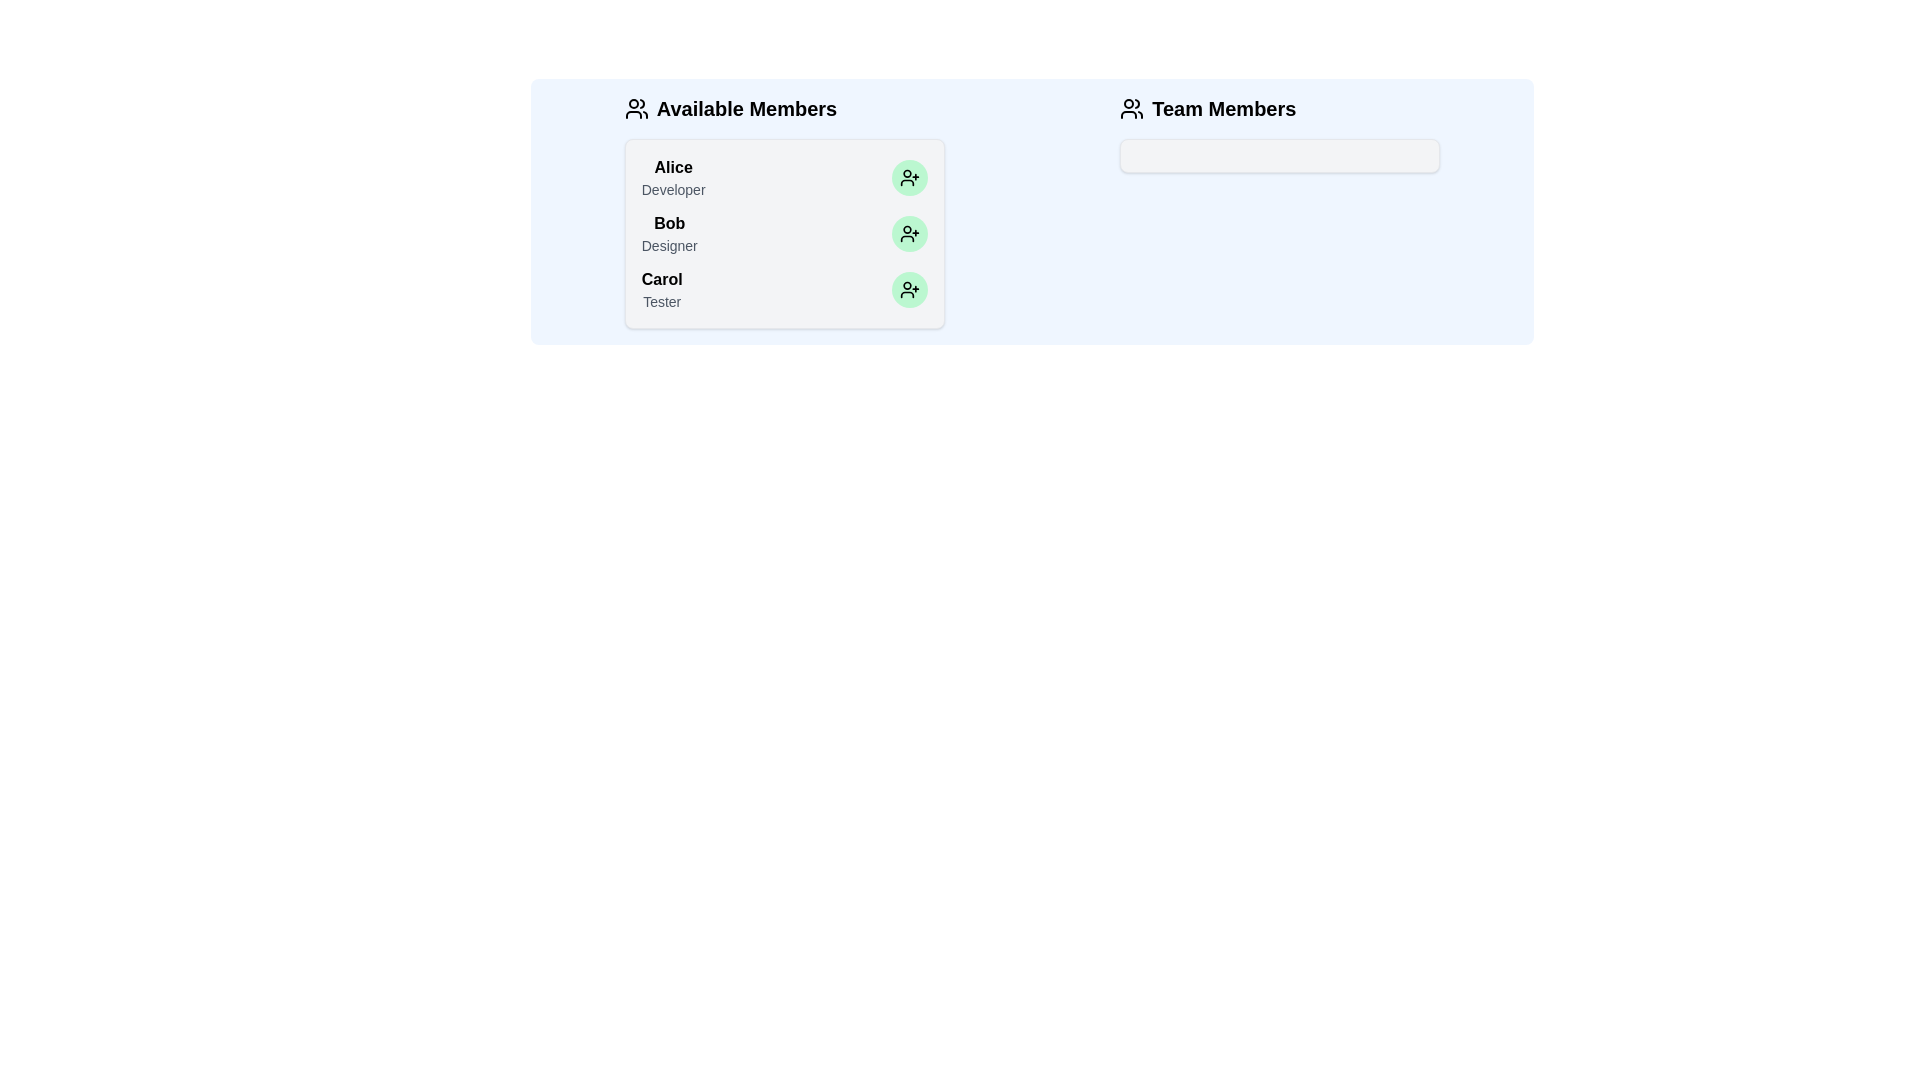  Describe the element at coordinates (908, 176) in the screenshot. I see `the green button next to the name of Alice to transfer them to the team` at that location.